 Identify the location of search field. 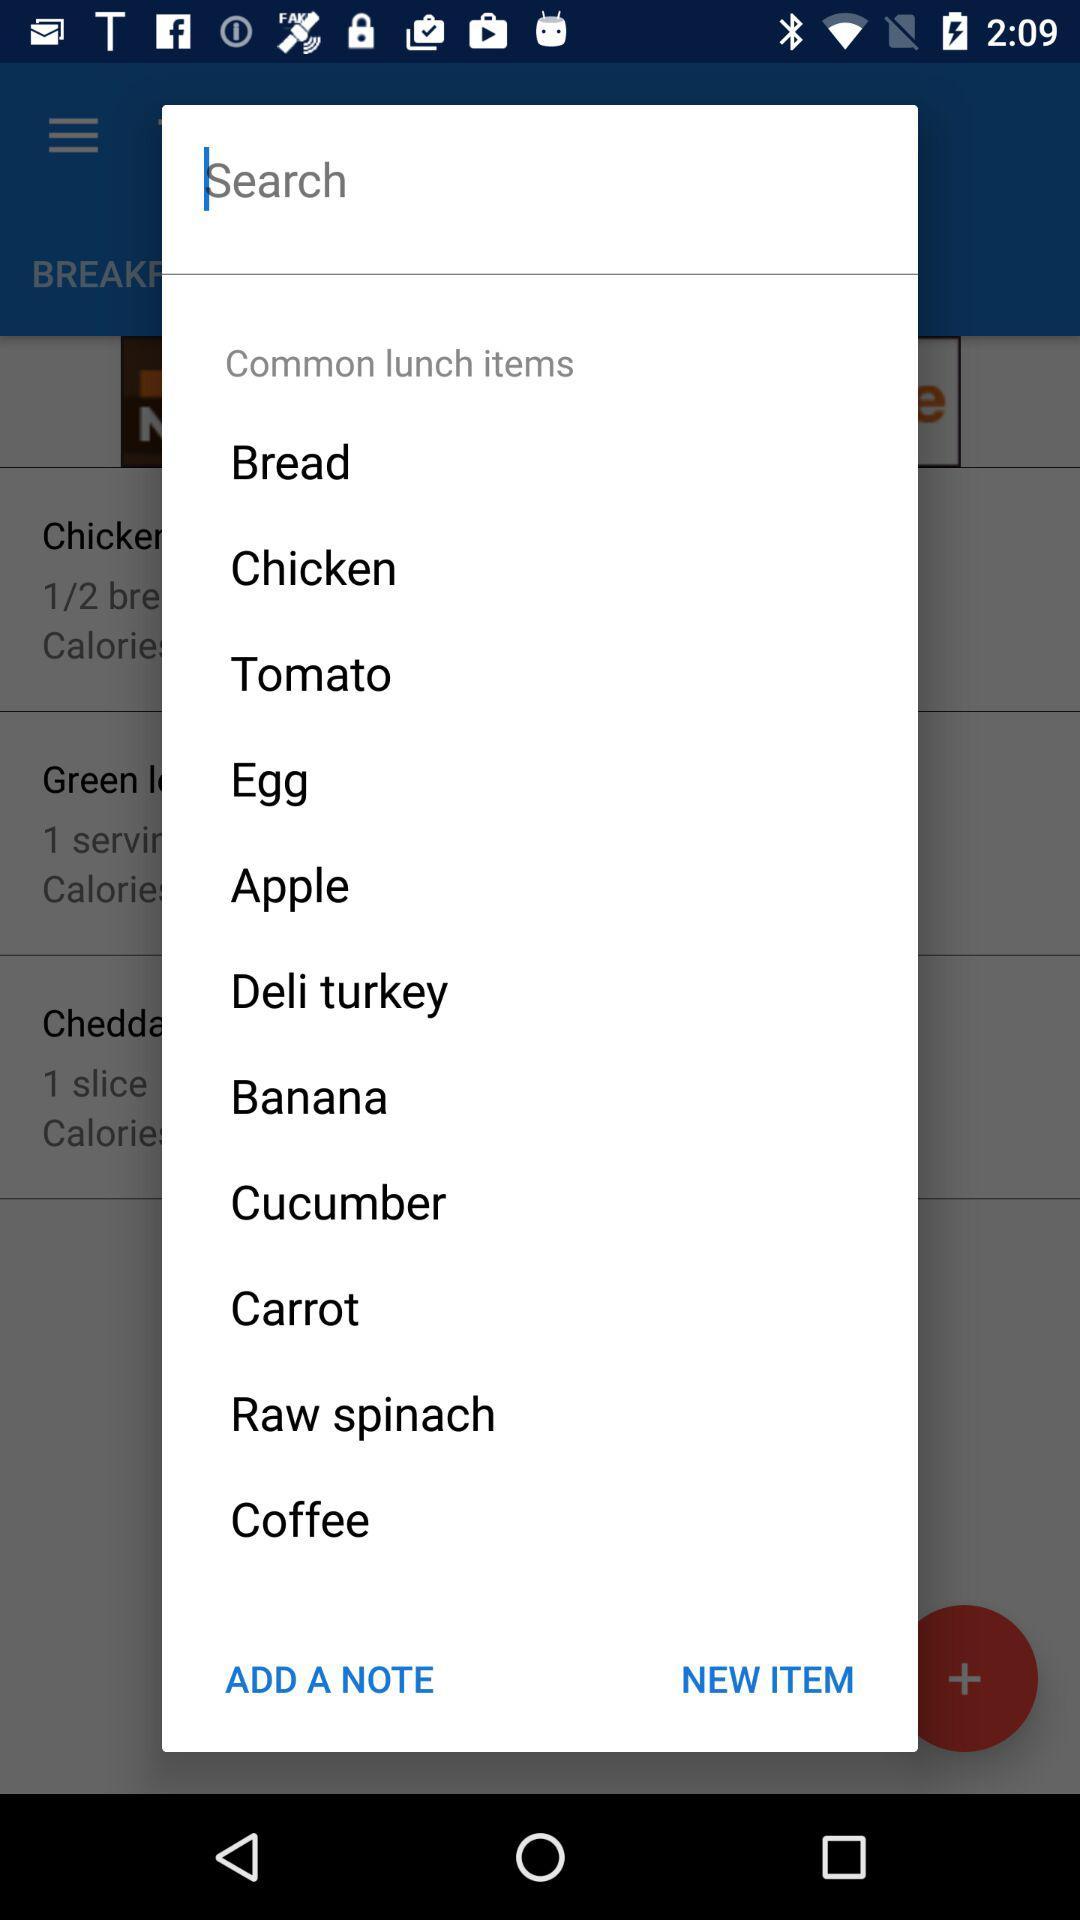
(540, 178).